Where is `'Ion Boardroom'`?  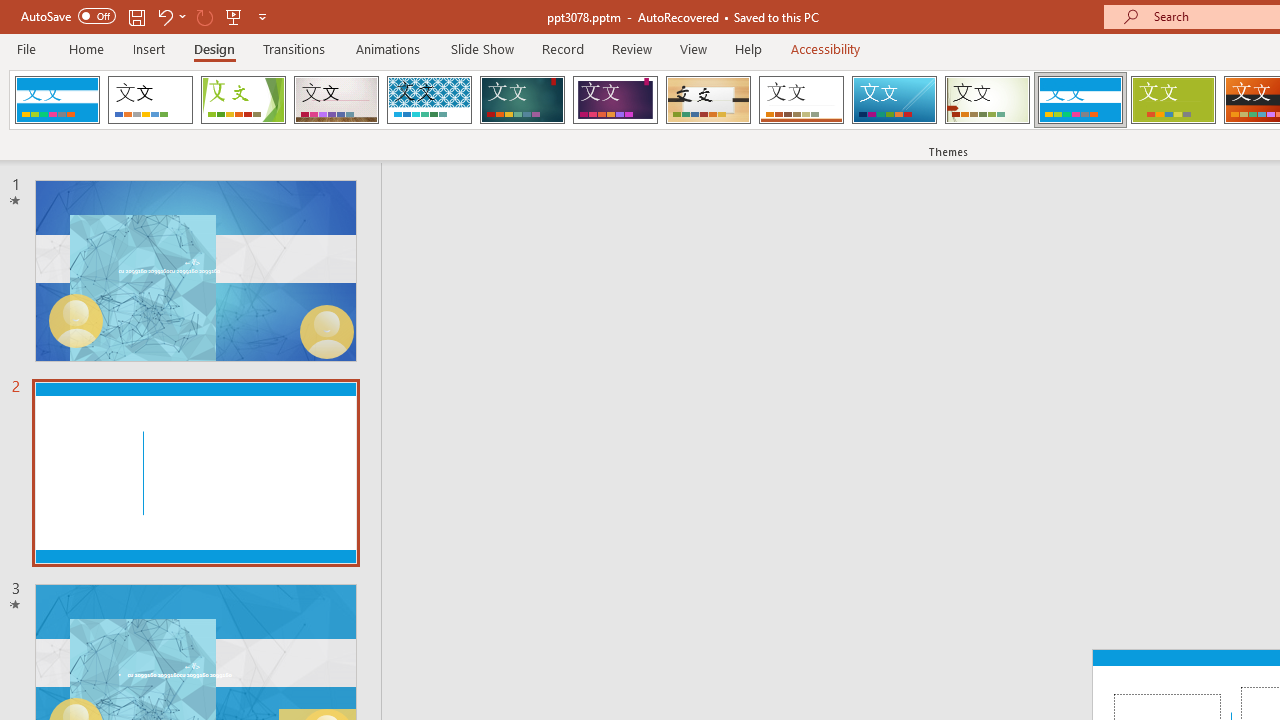
'Ion Boardroom' is located at coordinates (614, 100).